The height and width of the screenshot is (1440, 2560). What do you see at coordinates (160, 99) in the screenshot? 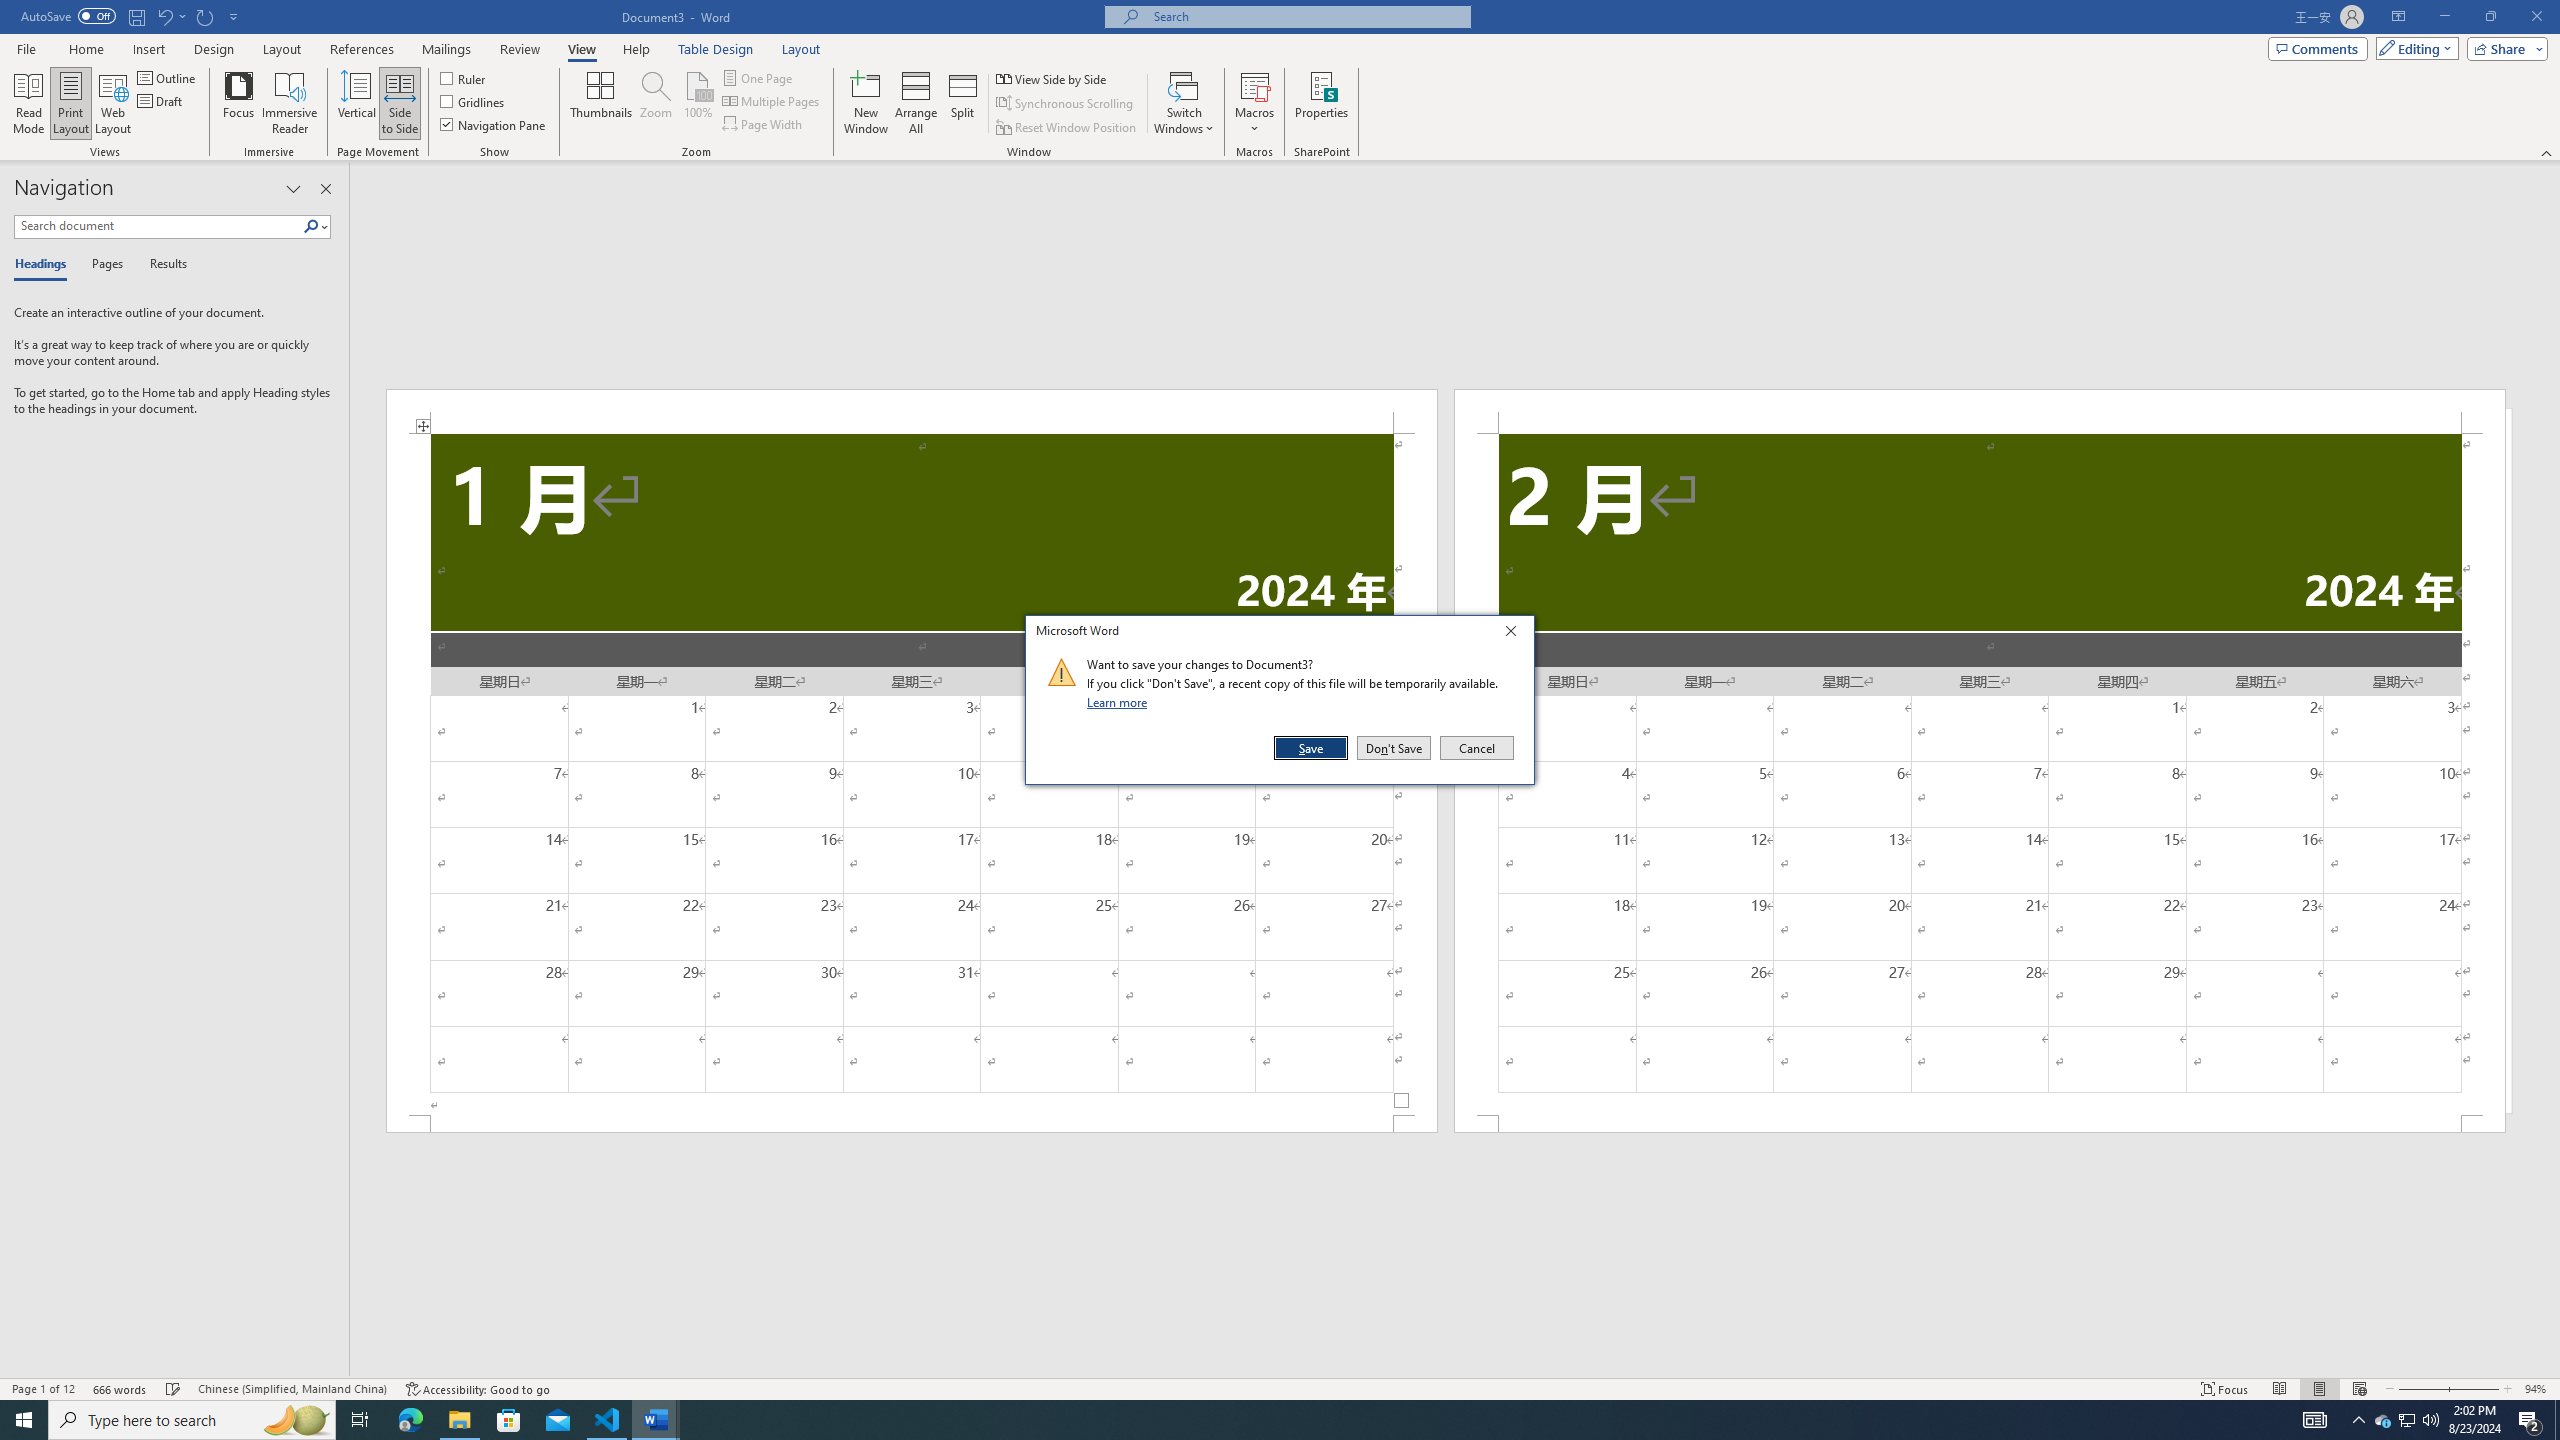
I see `'Draft'` at bounding box center [160, 99].